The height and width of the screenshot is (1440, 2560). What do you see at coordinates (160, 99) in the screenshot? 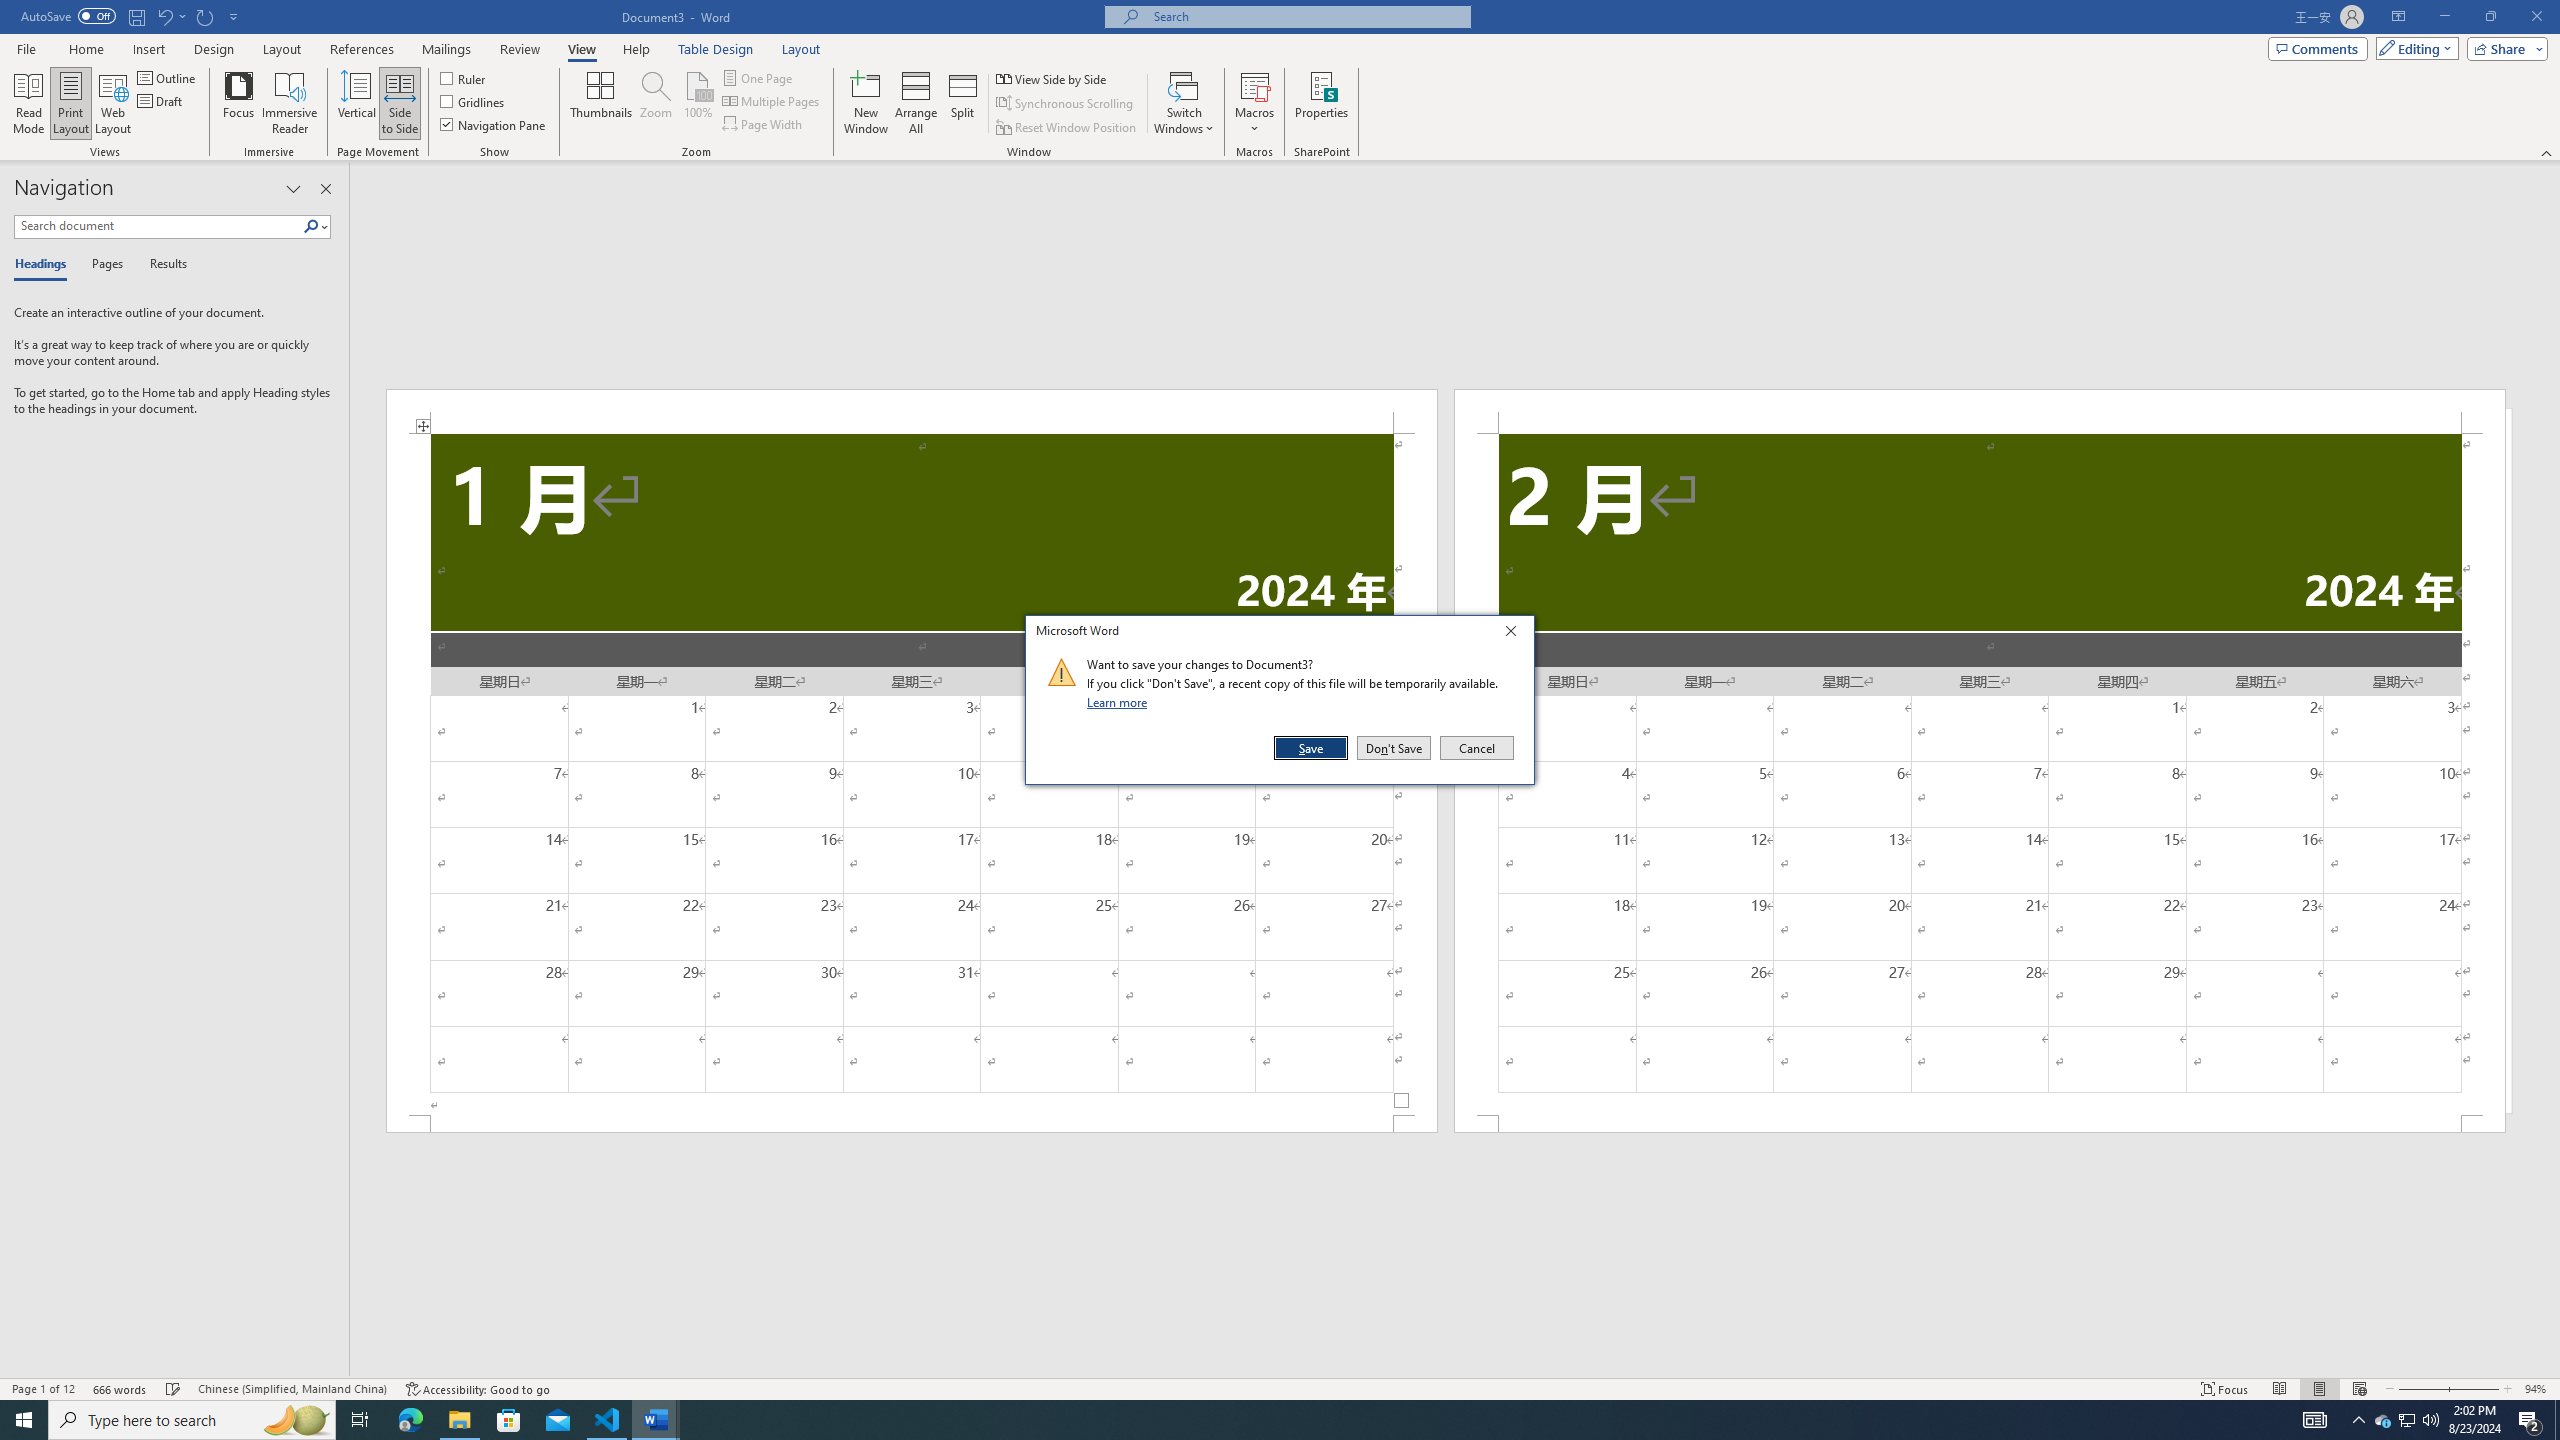
I see `'Draft'` at bounding box center [160, 99].